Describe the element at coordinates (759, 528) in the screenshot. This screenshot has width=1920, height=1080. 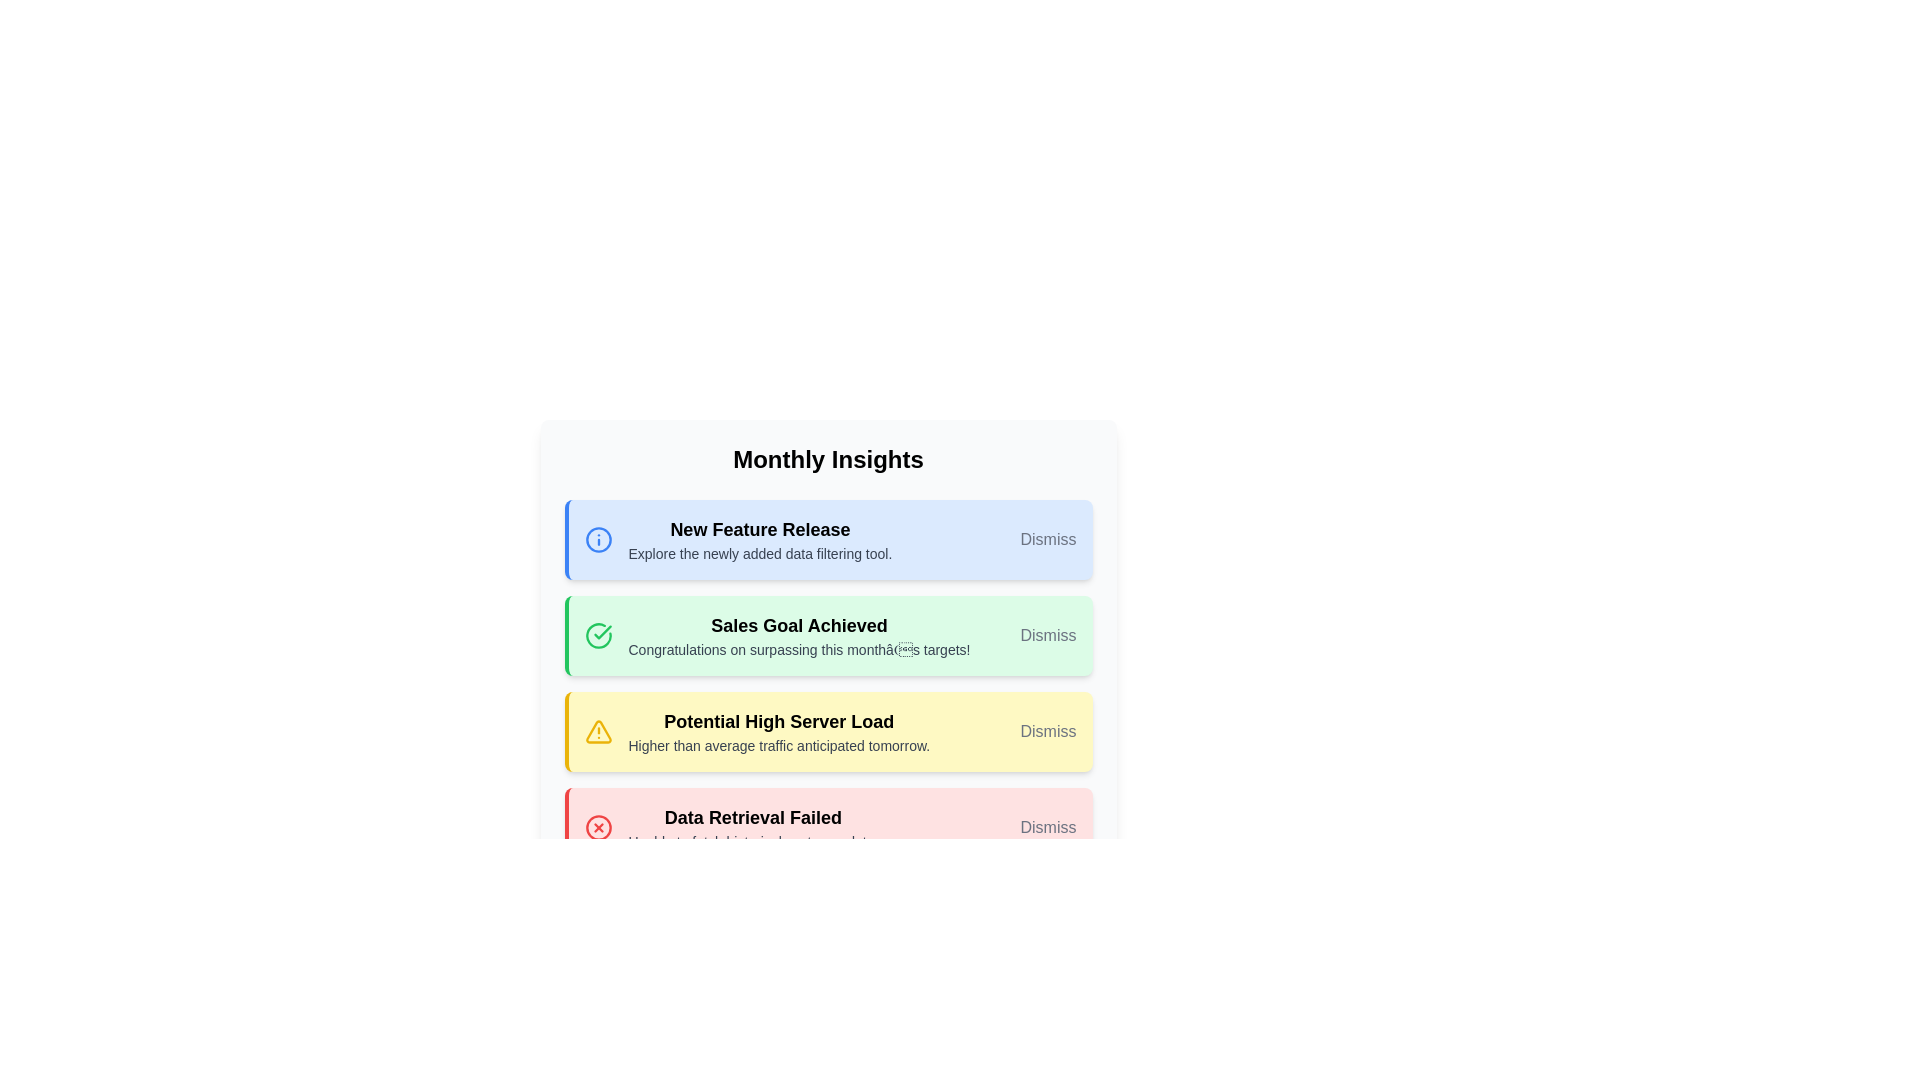
I see `the title or headline label of the notification regarding the release of a new feature, located centrally above the detailed description text in the blue background area labeled 'Monthly Insights'` at that location.